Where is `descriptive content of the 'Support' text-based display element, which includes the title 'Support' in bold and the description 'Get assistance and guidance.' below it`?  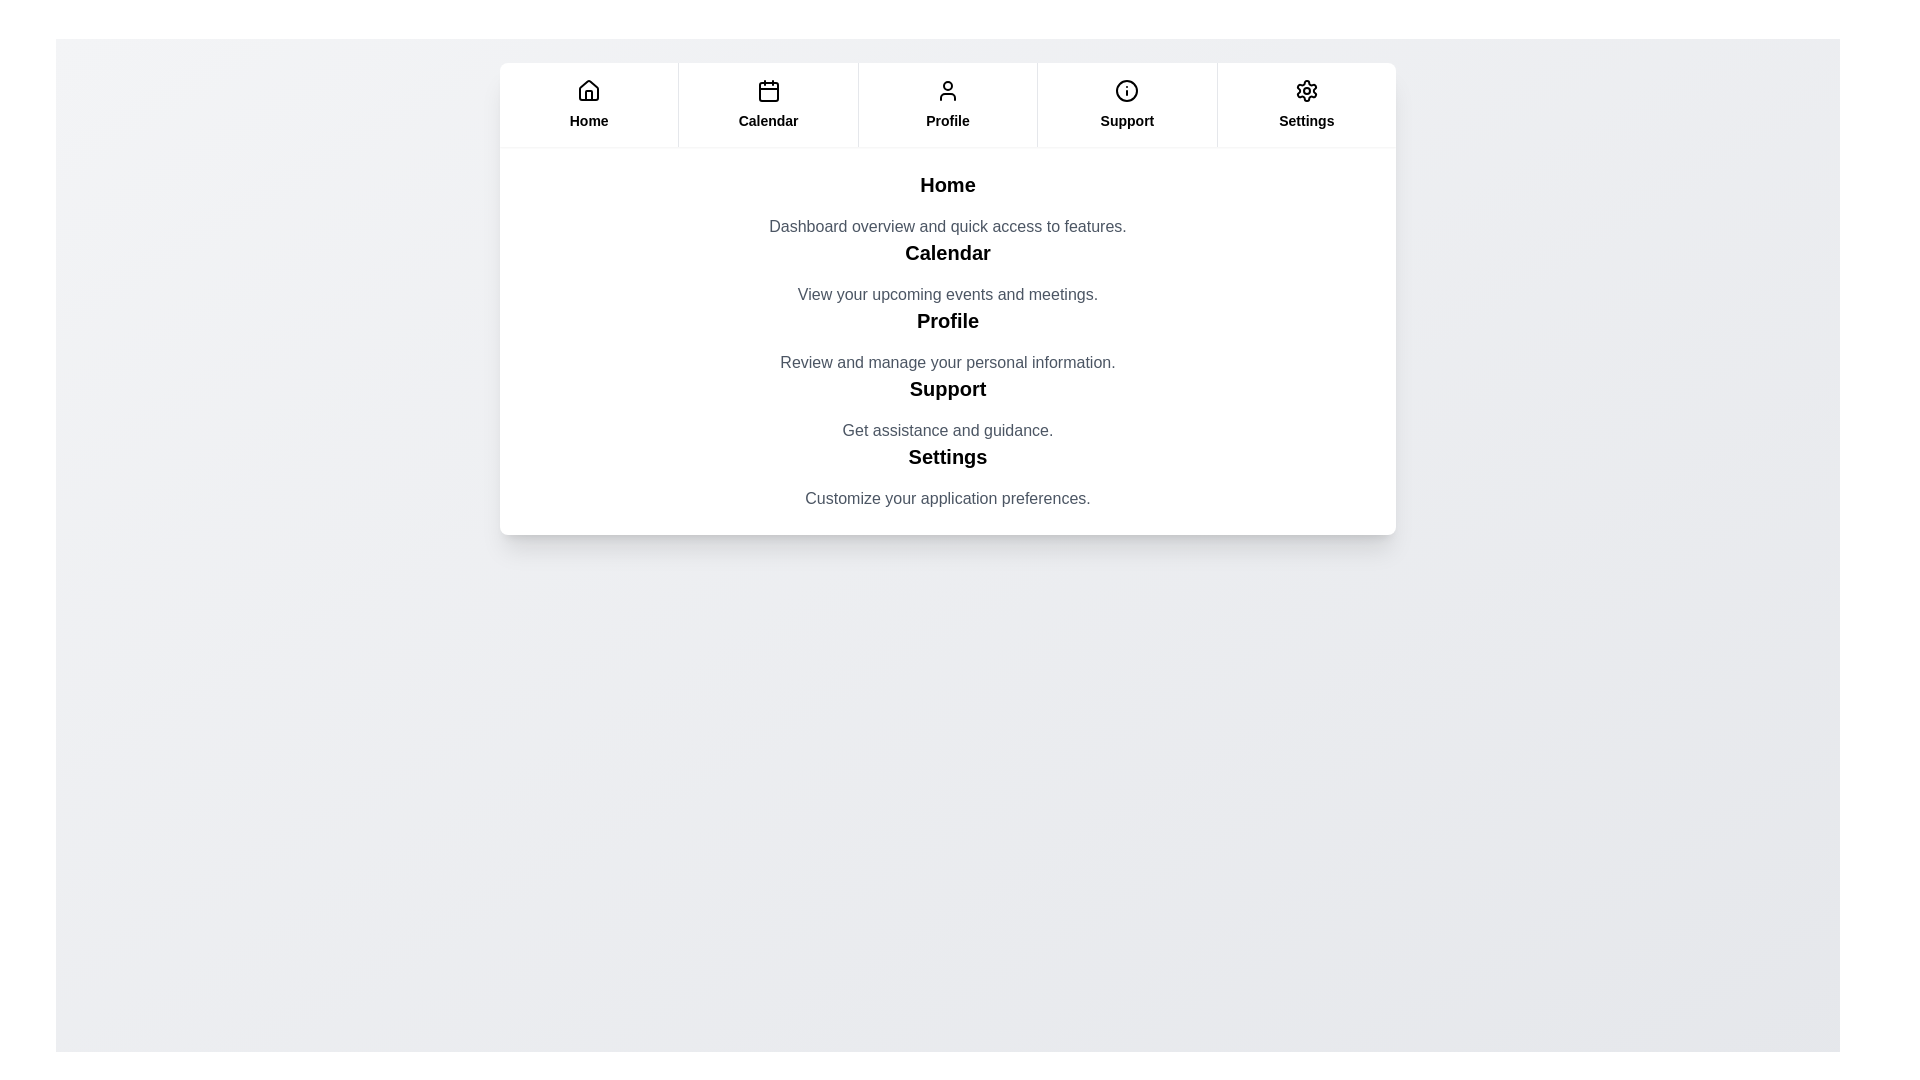
descriptive content of the 'Support' text-based display element, which includes the title 'Support' in bold and the description 'Get assistance and guidance.' below it is located at coordinates (947, 407).